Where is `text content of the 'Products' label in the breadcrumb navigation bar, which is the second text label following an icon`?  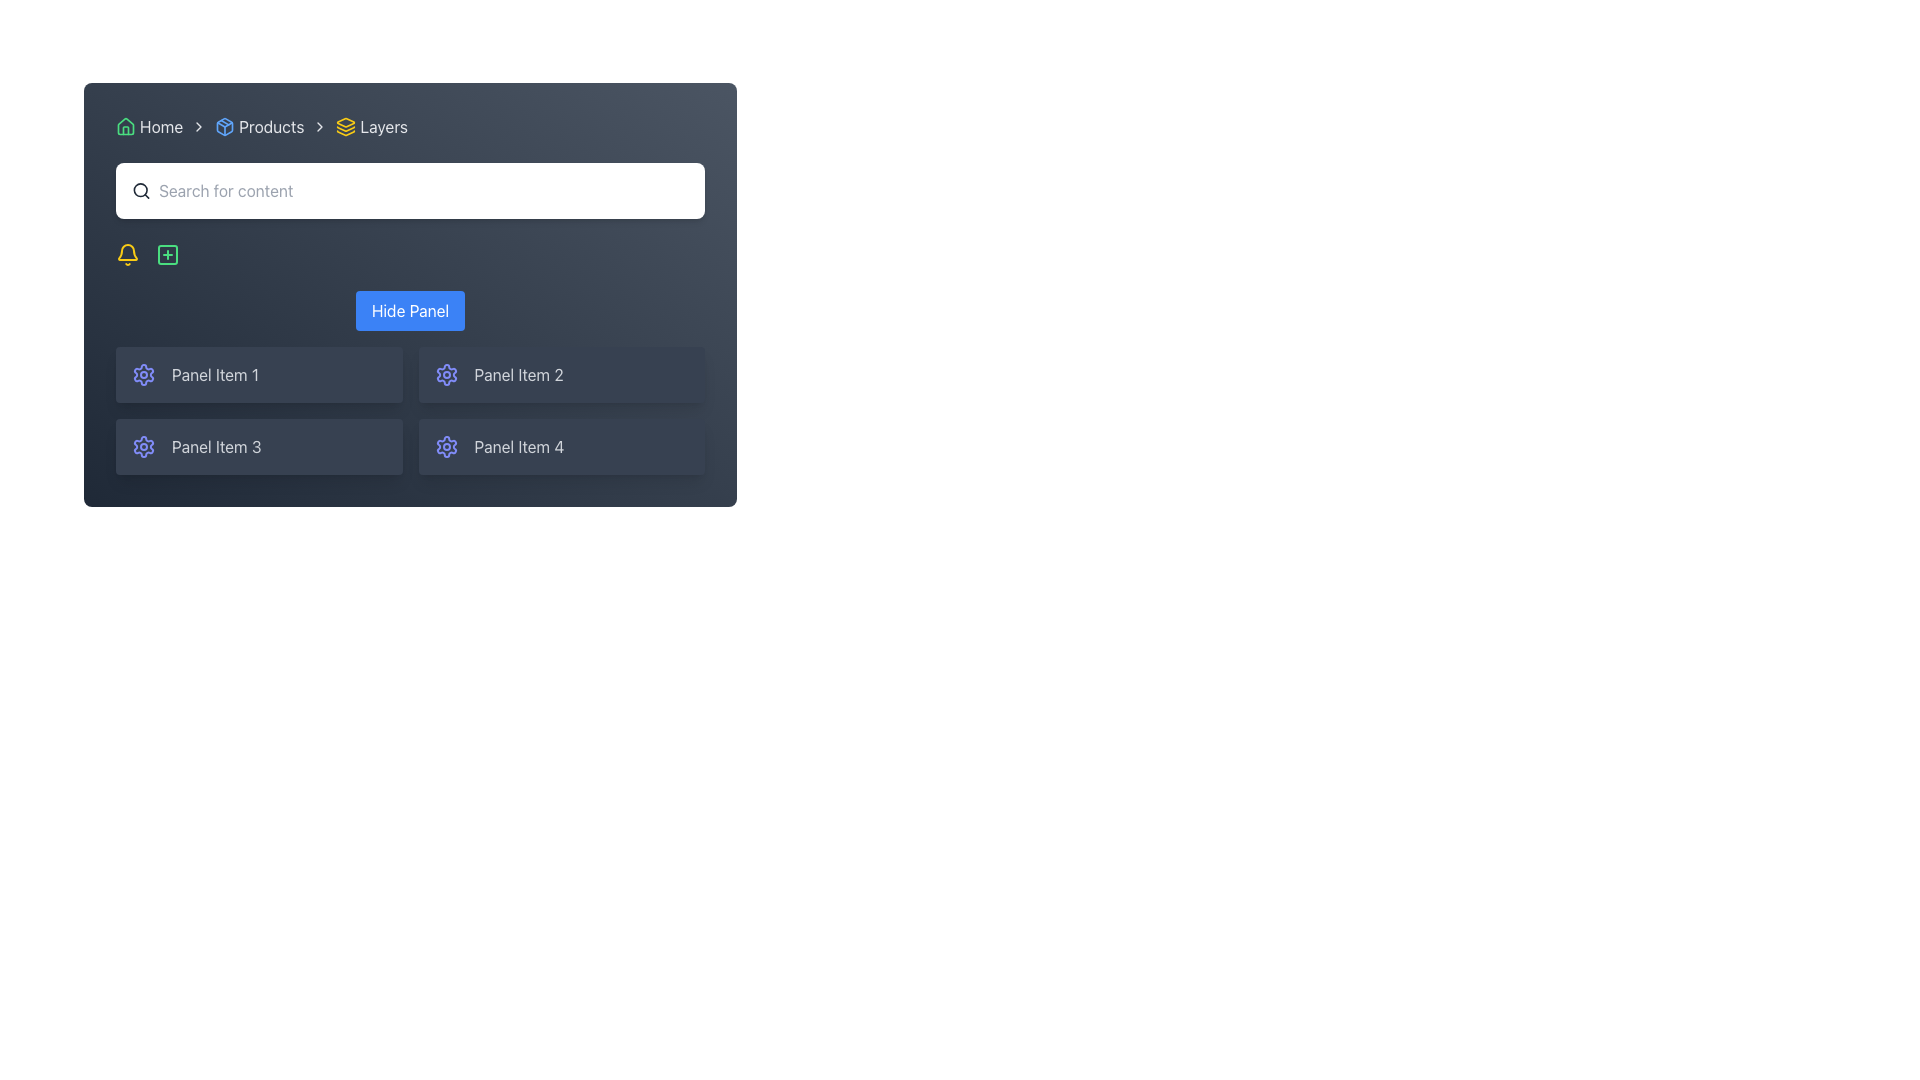 text content of the 'Products' label in the breadcrumb navigation bar, which is the second text label following an icon is located at coordinates (270, 127).